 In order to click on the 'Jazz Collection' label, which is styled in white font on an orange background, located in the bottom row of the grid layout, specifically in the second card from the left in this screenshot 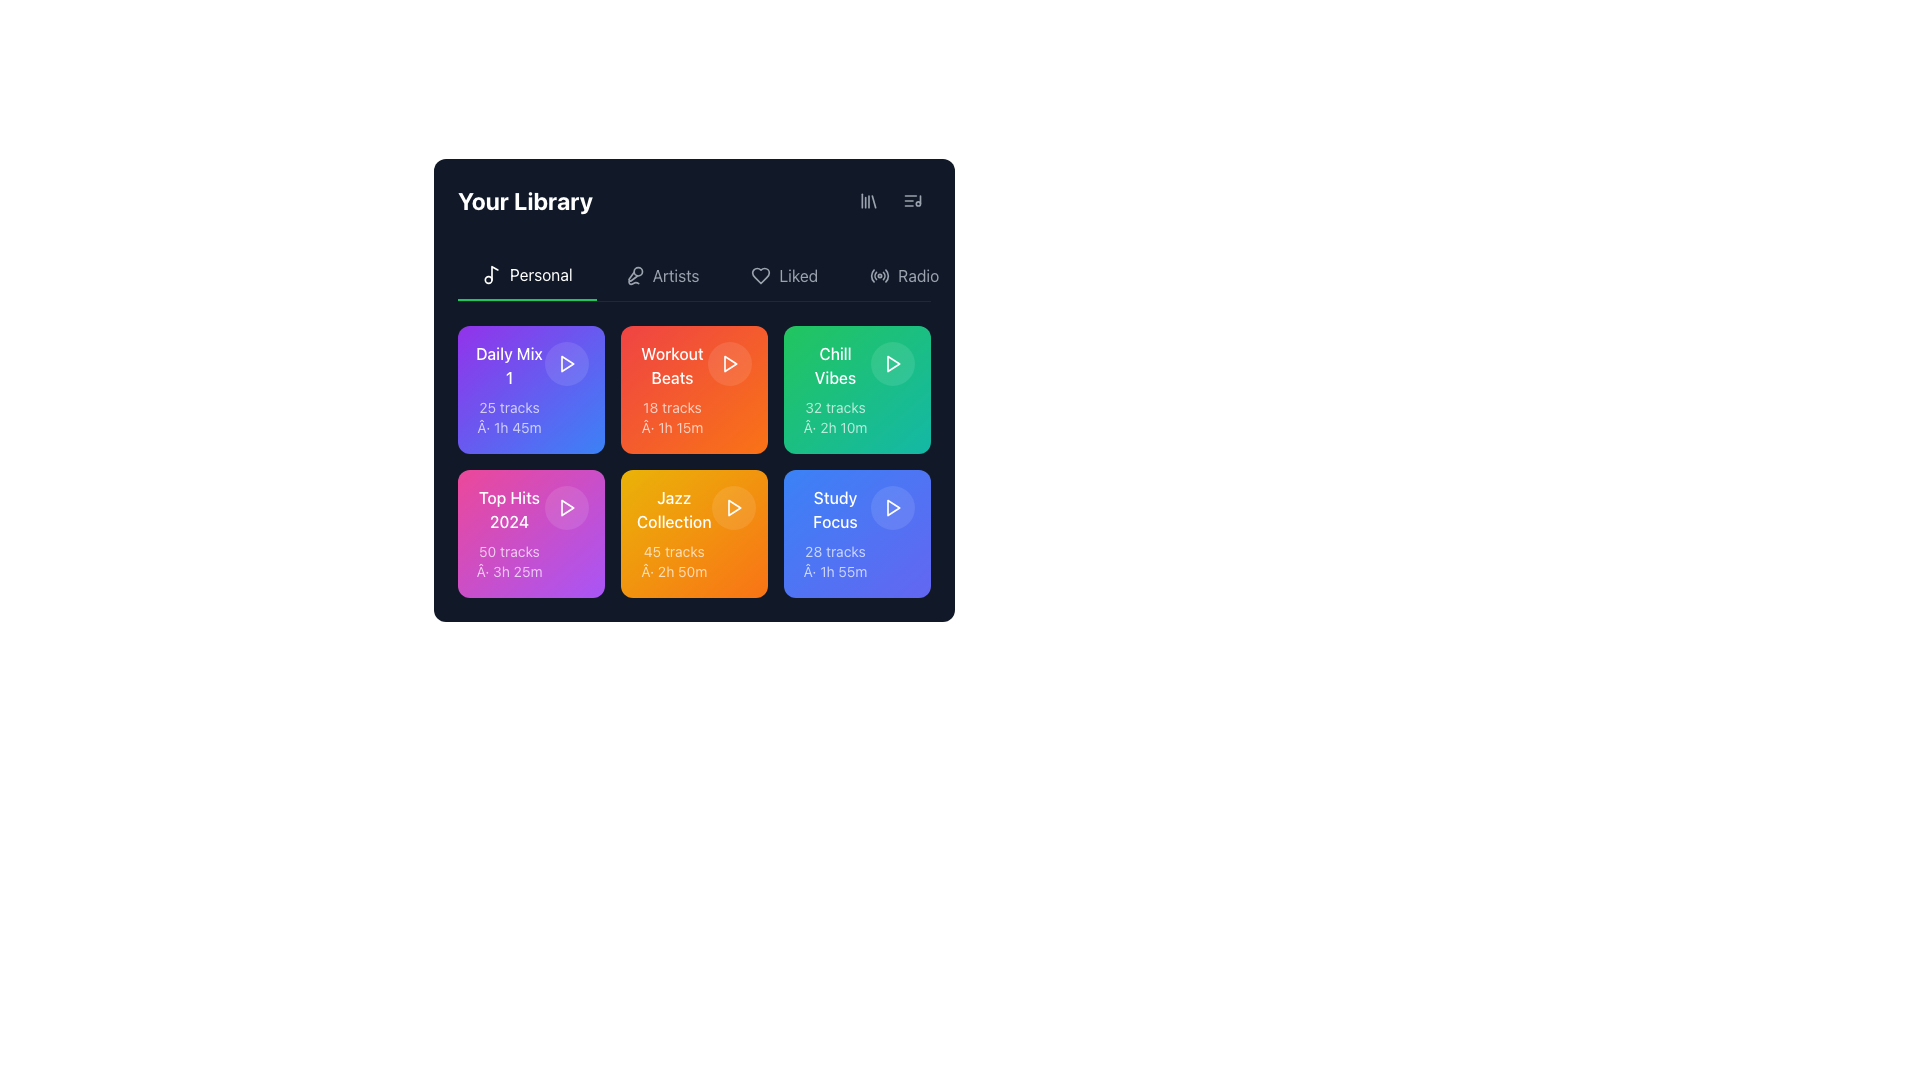, I will do `click(674, 508)`.